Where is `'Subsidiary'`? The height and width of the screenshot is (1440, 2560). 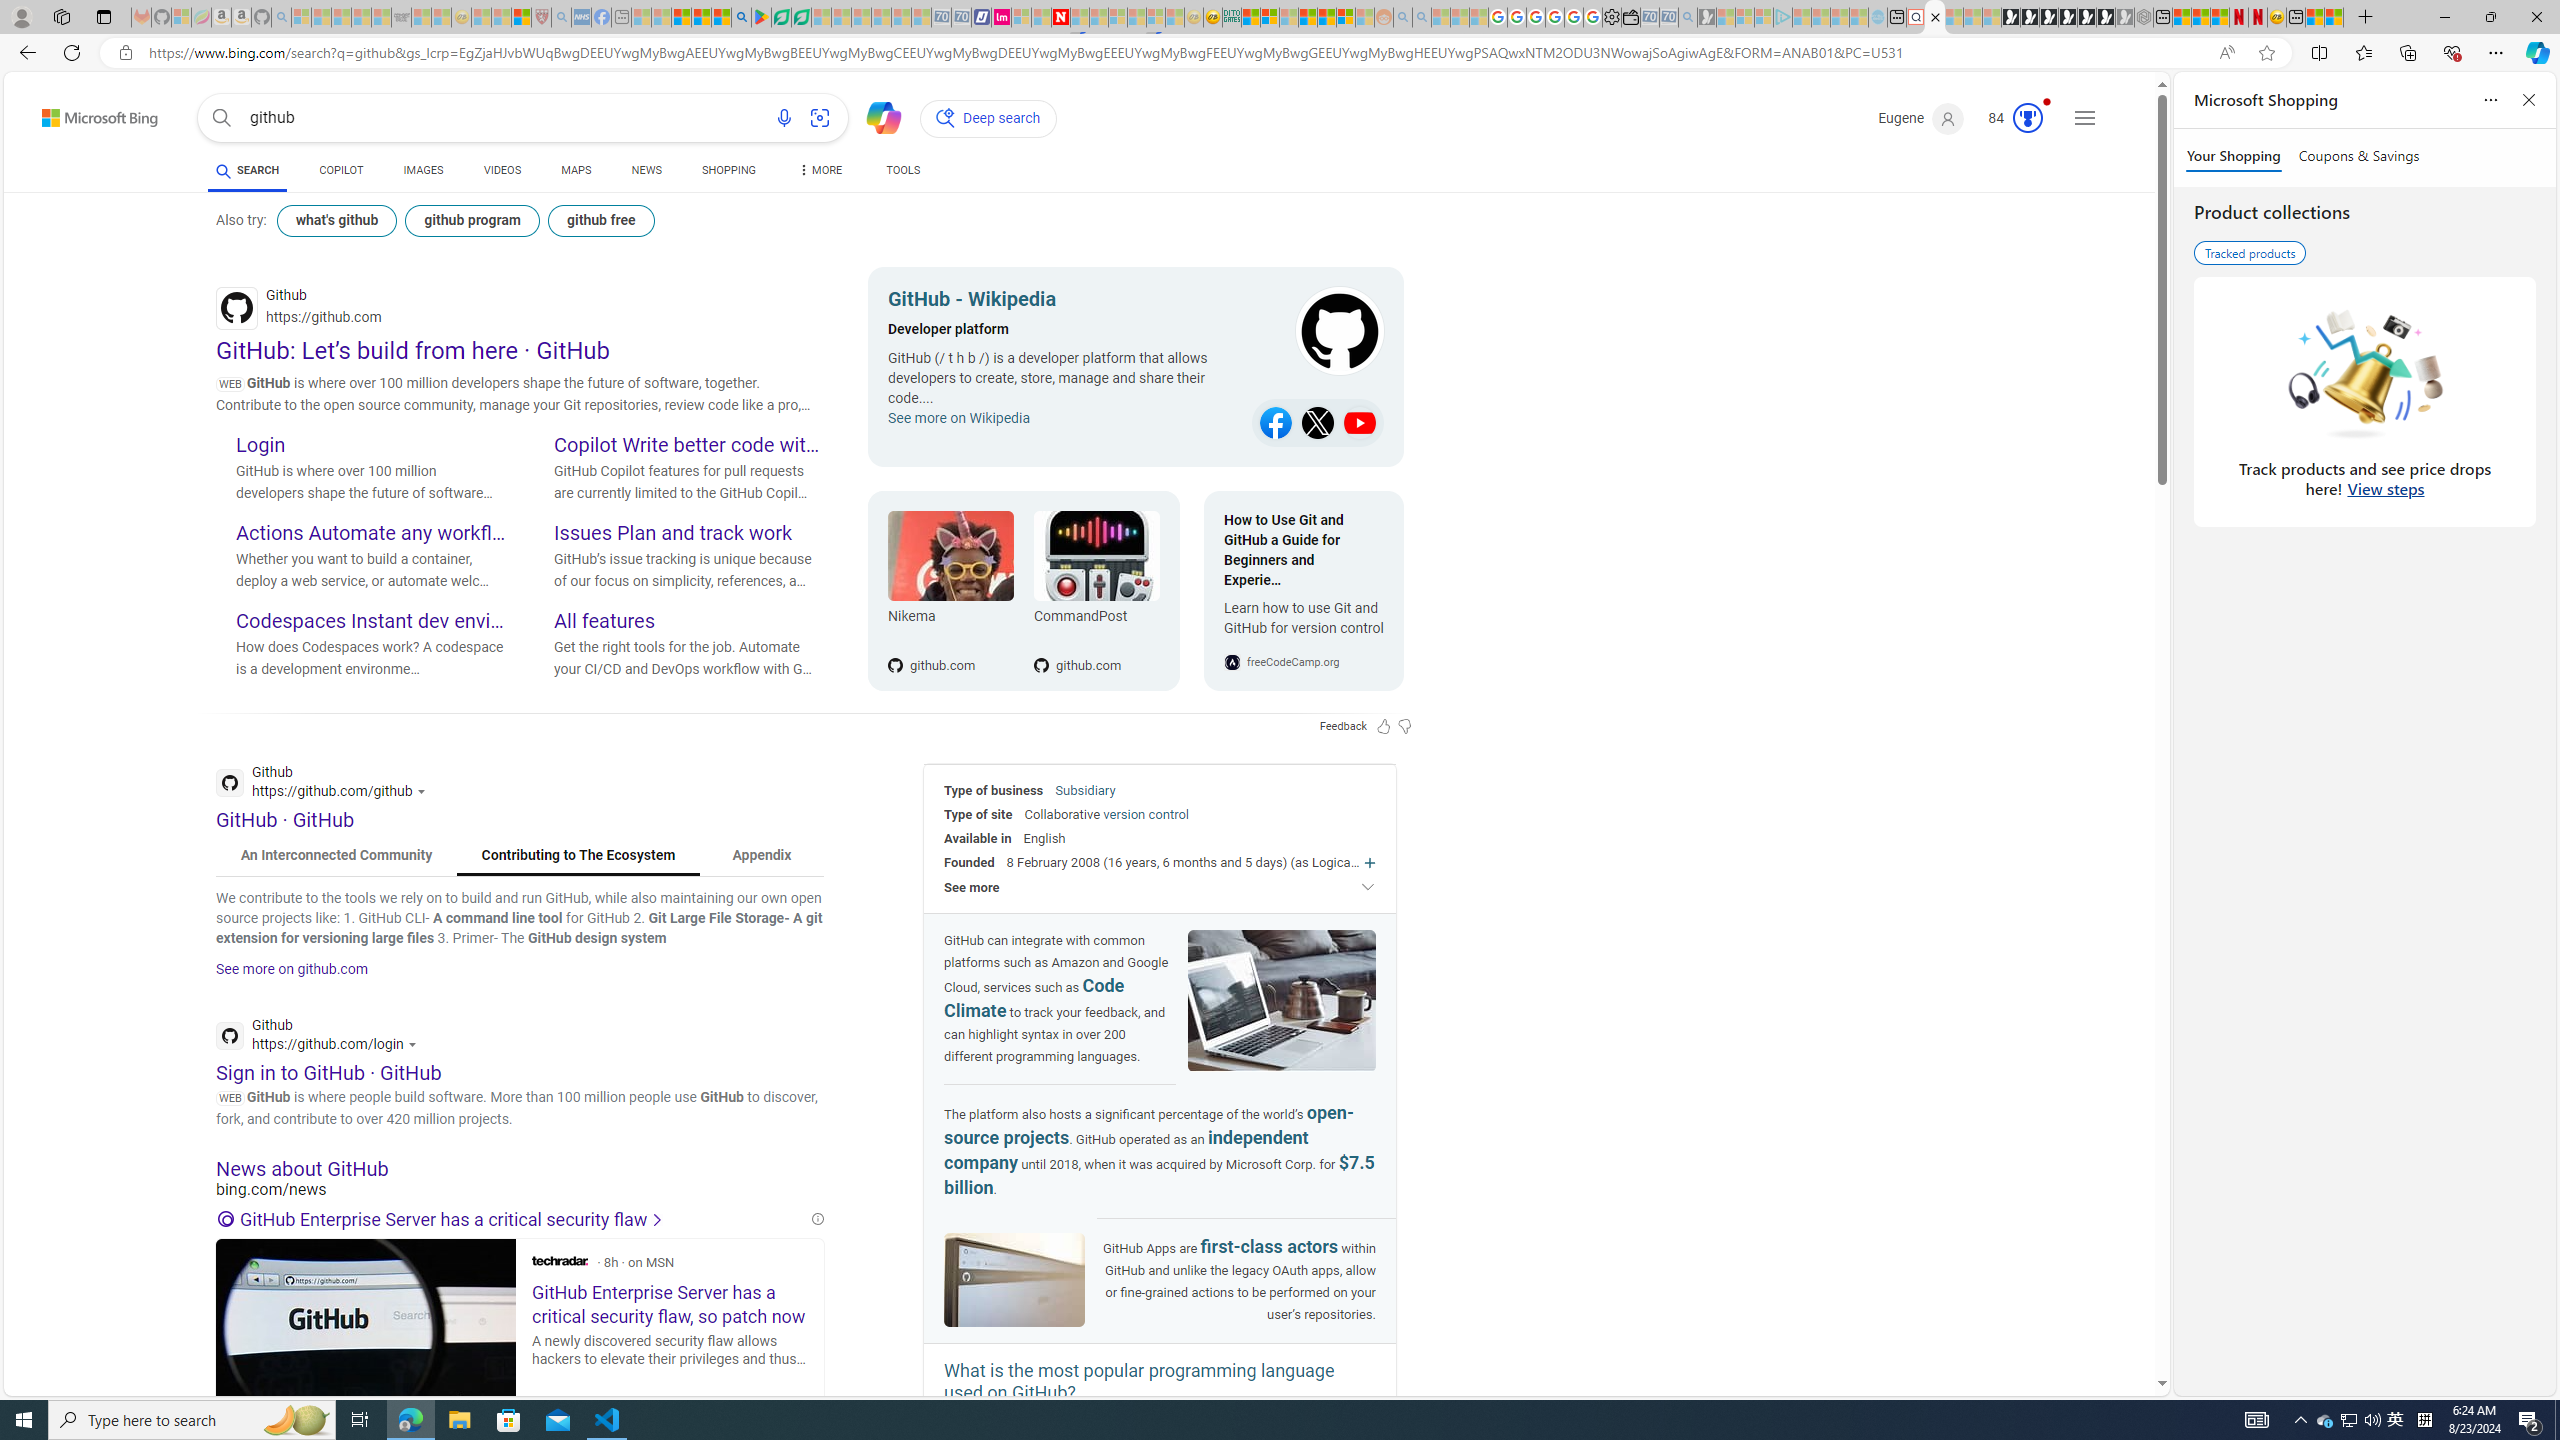
'Subsidiary' is located at coordinates (1084, 789).